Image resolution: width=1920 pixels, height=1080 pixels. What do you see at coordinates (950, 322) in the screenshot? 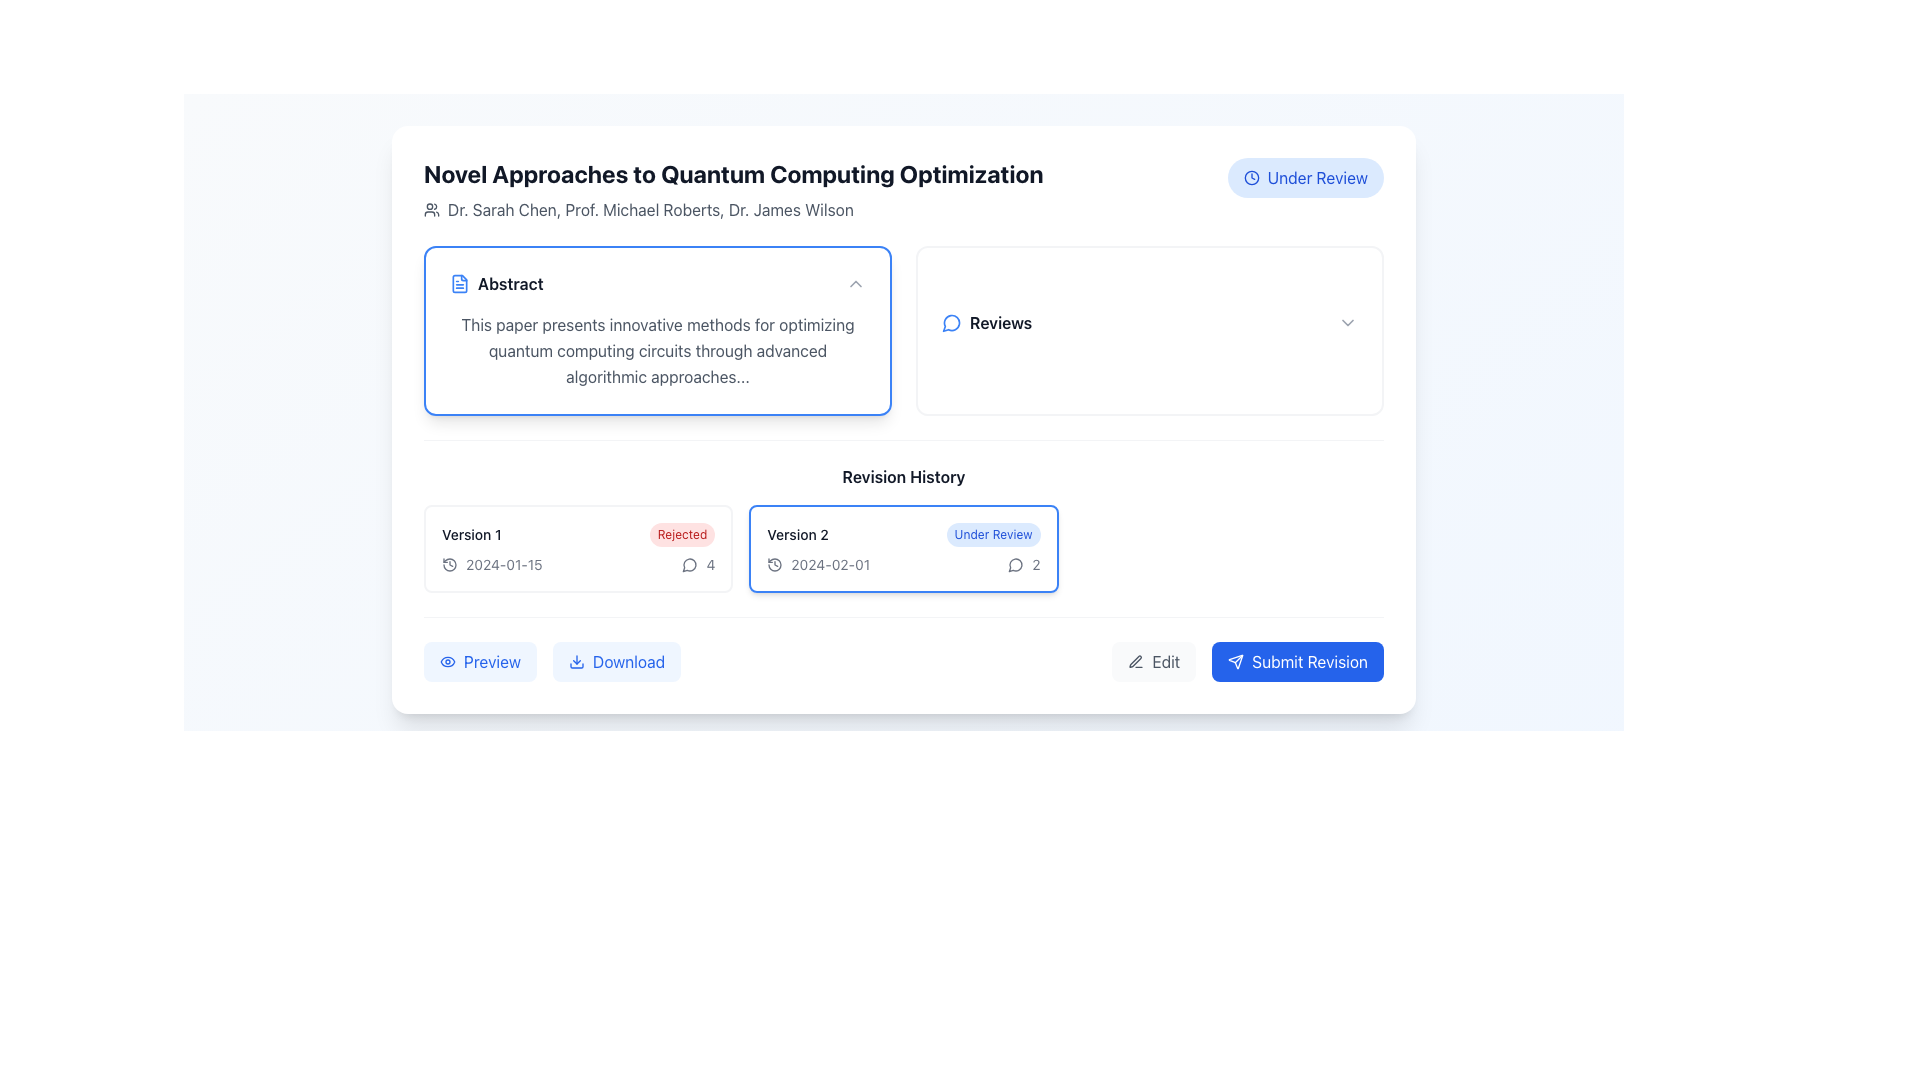
I see `the message or chat interaction icon located next to the 'Reviews' text` at bounding box center [950, 322].